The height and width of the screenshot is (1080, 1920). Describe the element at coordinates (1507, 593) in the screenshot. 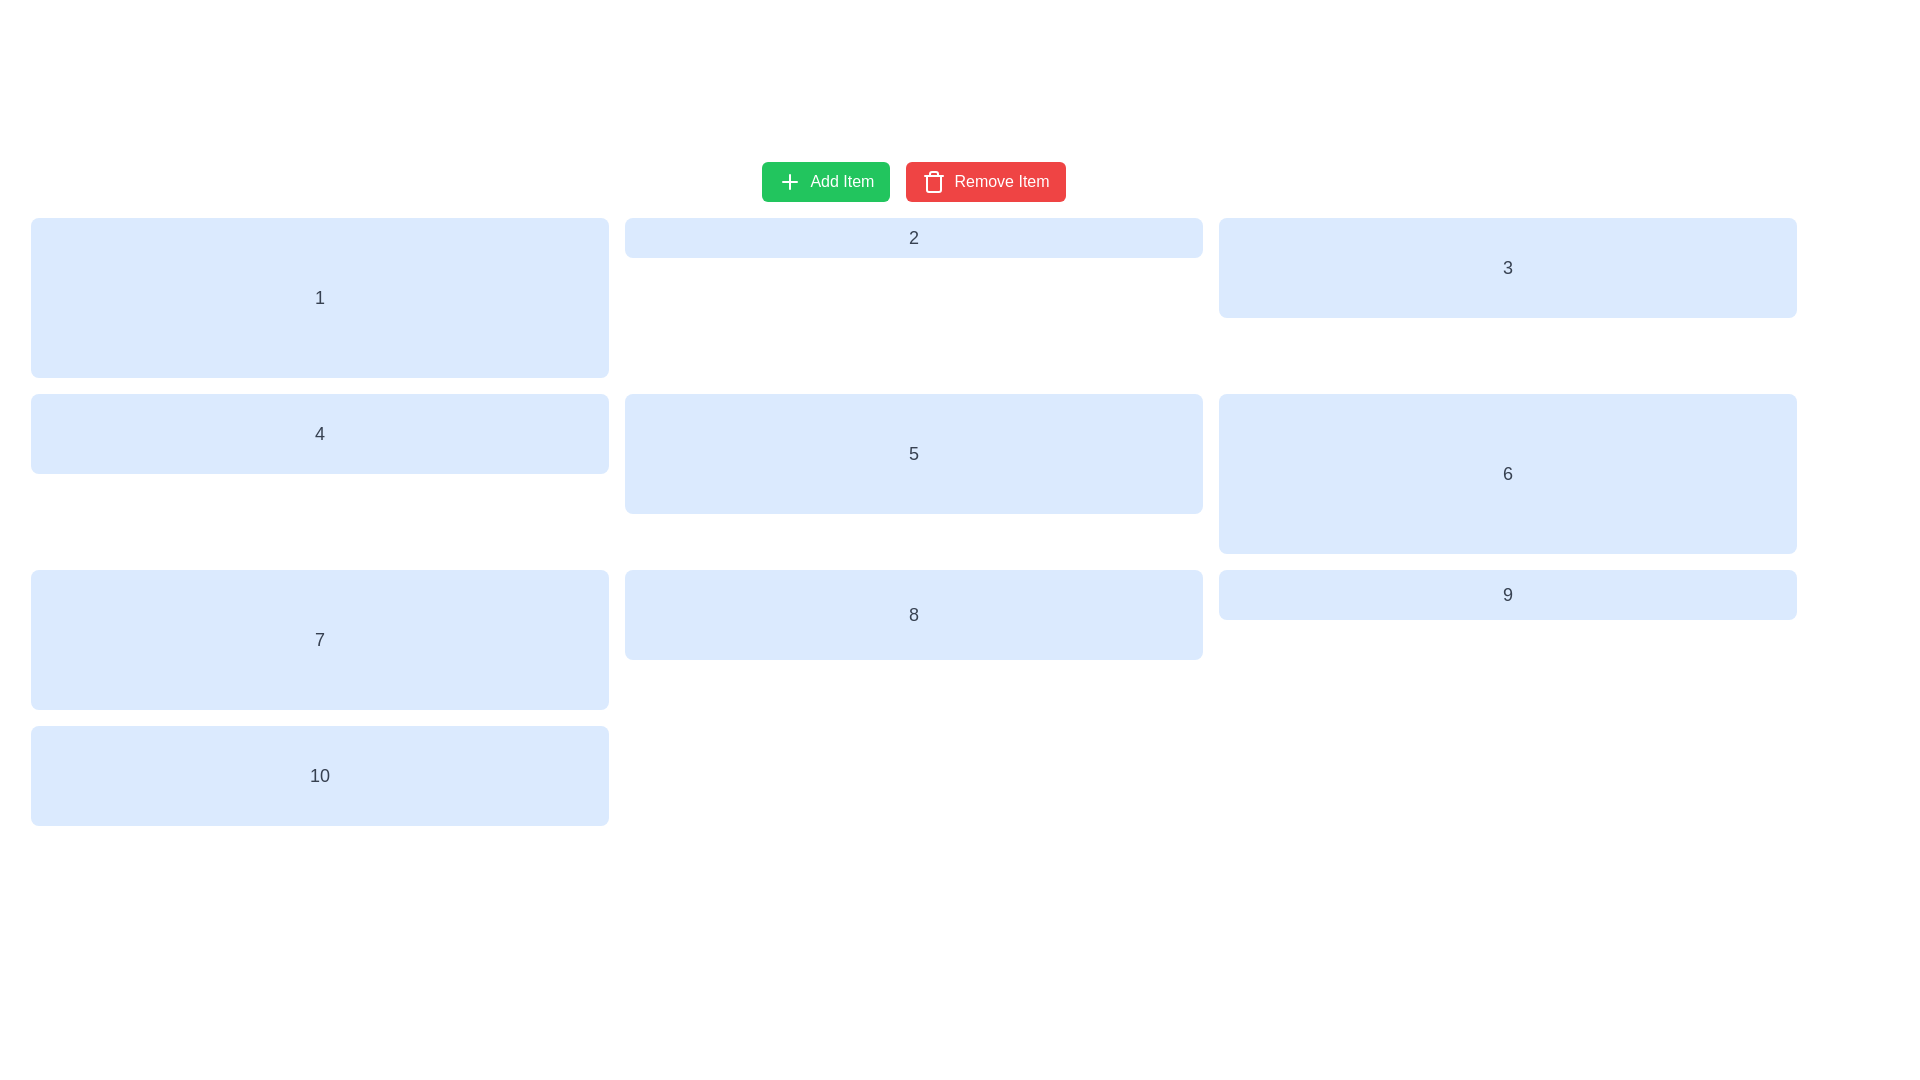

I see `the static text label displaying numerical or item representation, located in the third column of the fourth row of a 3-column grid layout, which is the ninth item with '6' above and '10' below` at that location.